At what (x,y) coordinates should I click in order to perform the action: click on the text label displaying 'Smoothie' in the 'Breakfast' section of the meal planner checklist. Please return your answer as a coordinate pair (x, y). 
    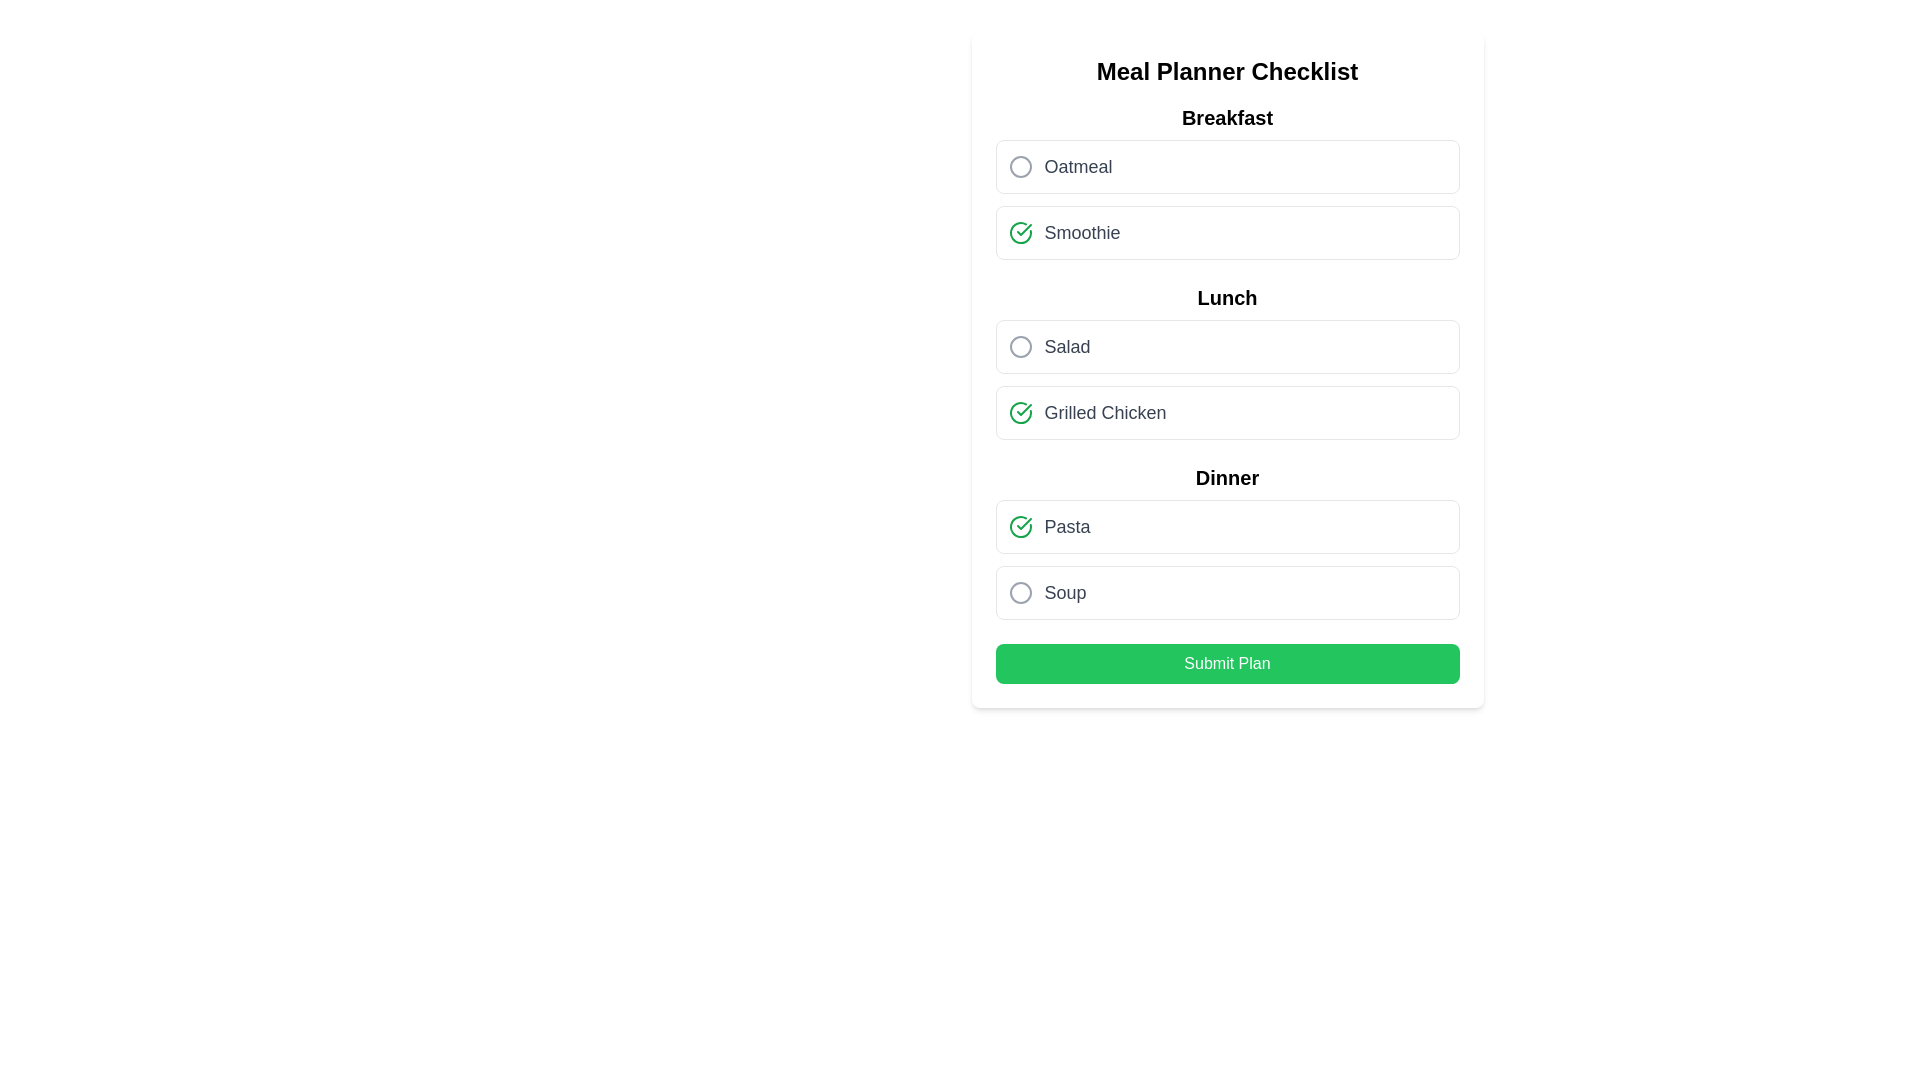
    Looking at the image, I should click on (1081, 231).